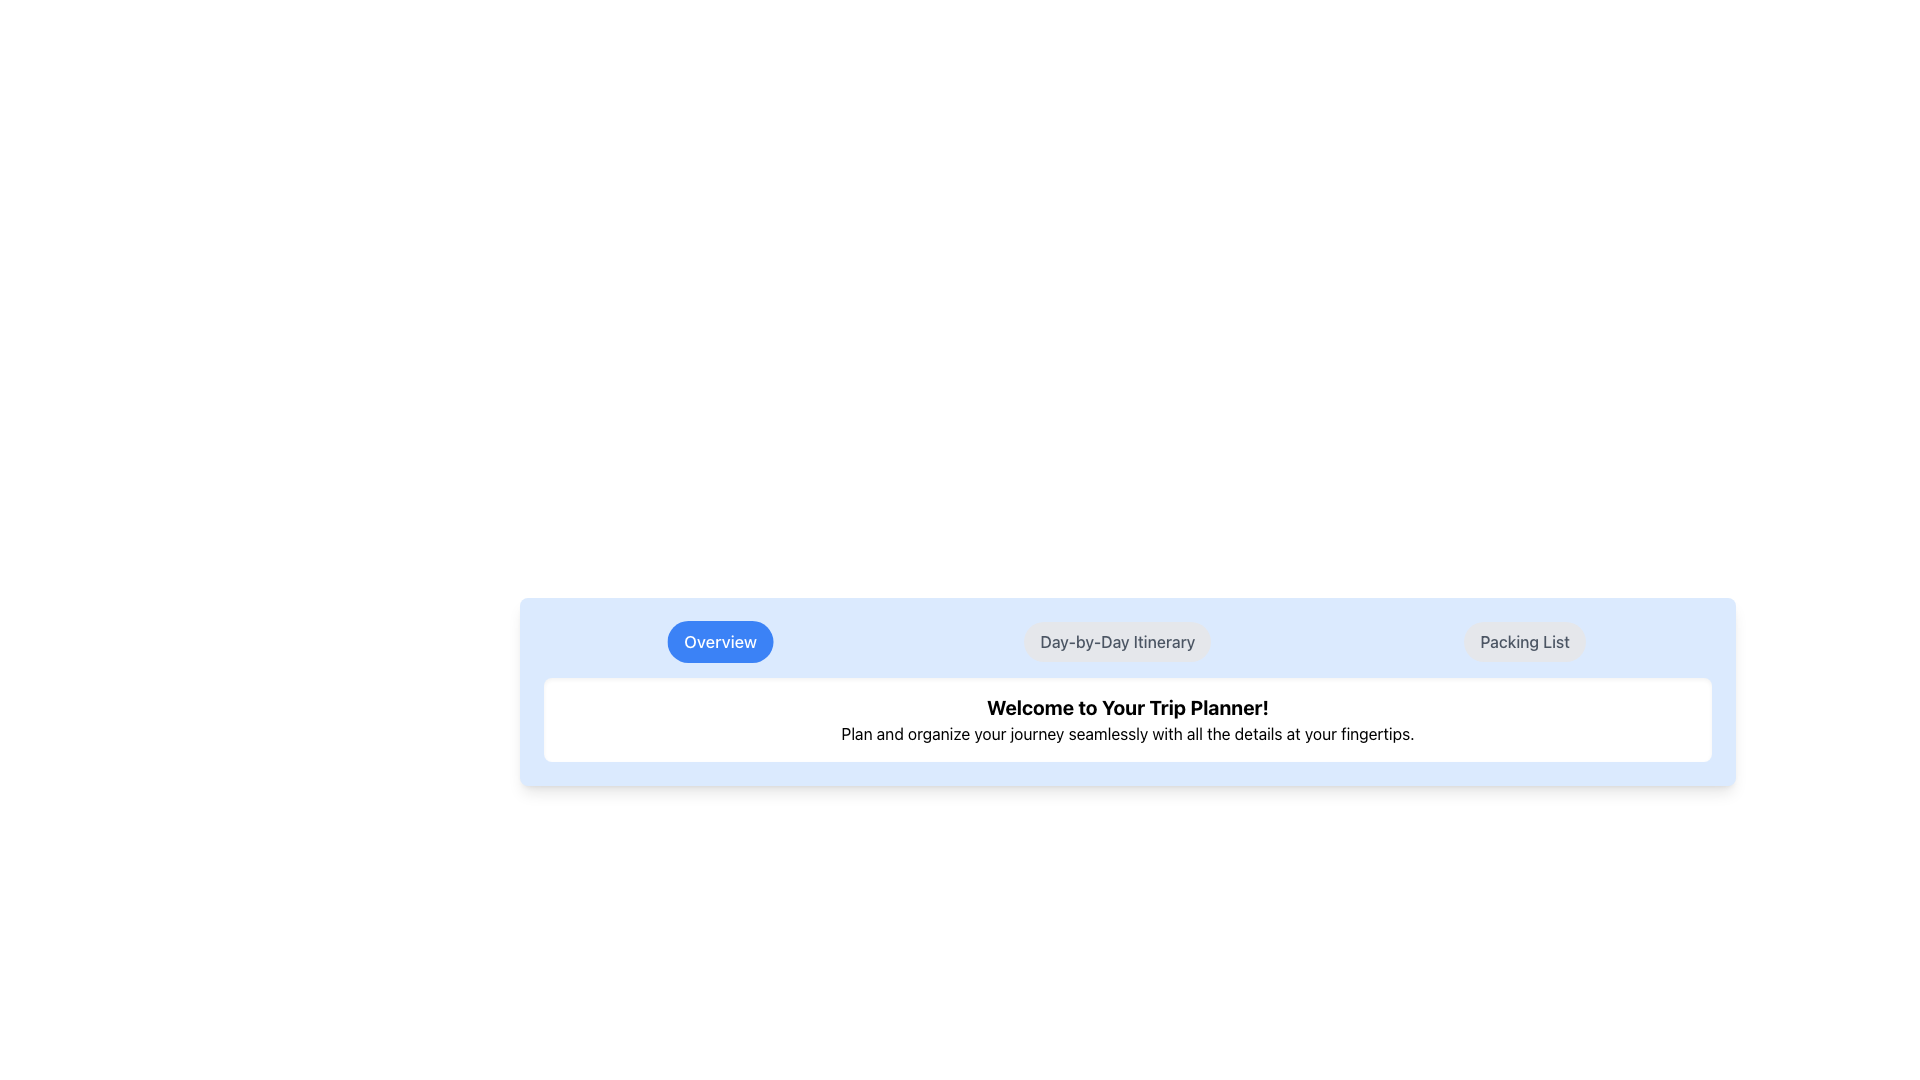  What do you see at coordinates (1128, 641) in the screenshot?
I see `the 'Day-by-Day Itinerary' button in the navigation bar` at bounding box center [1128, 641].